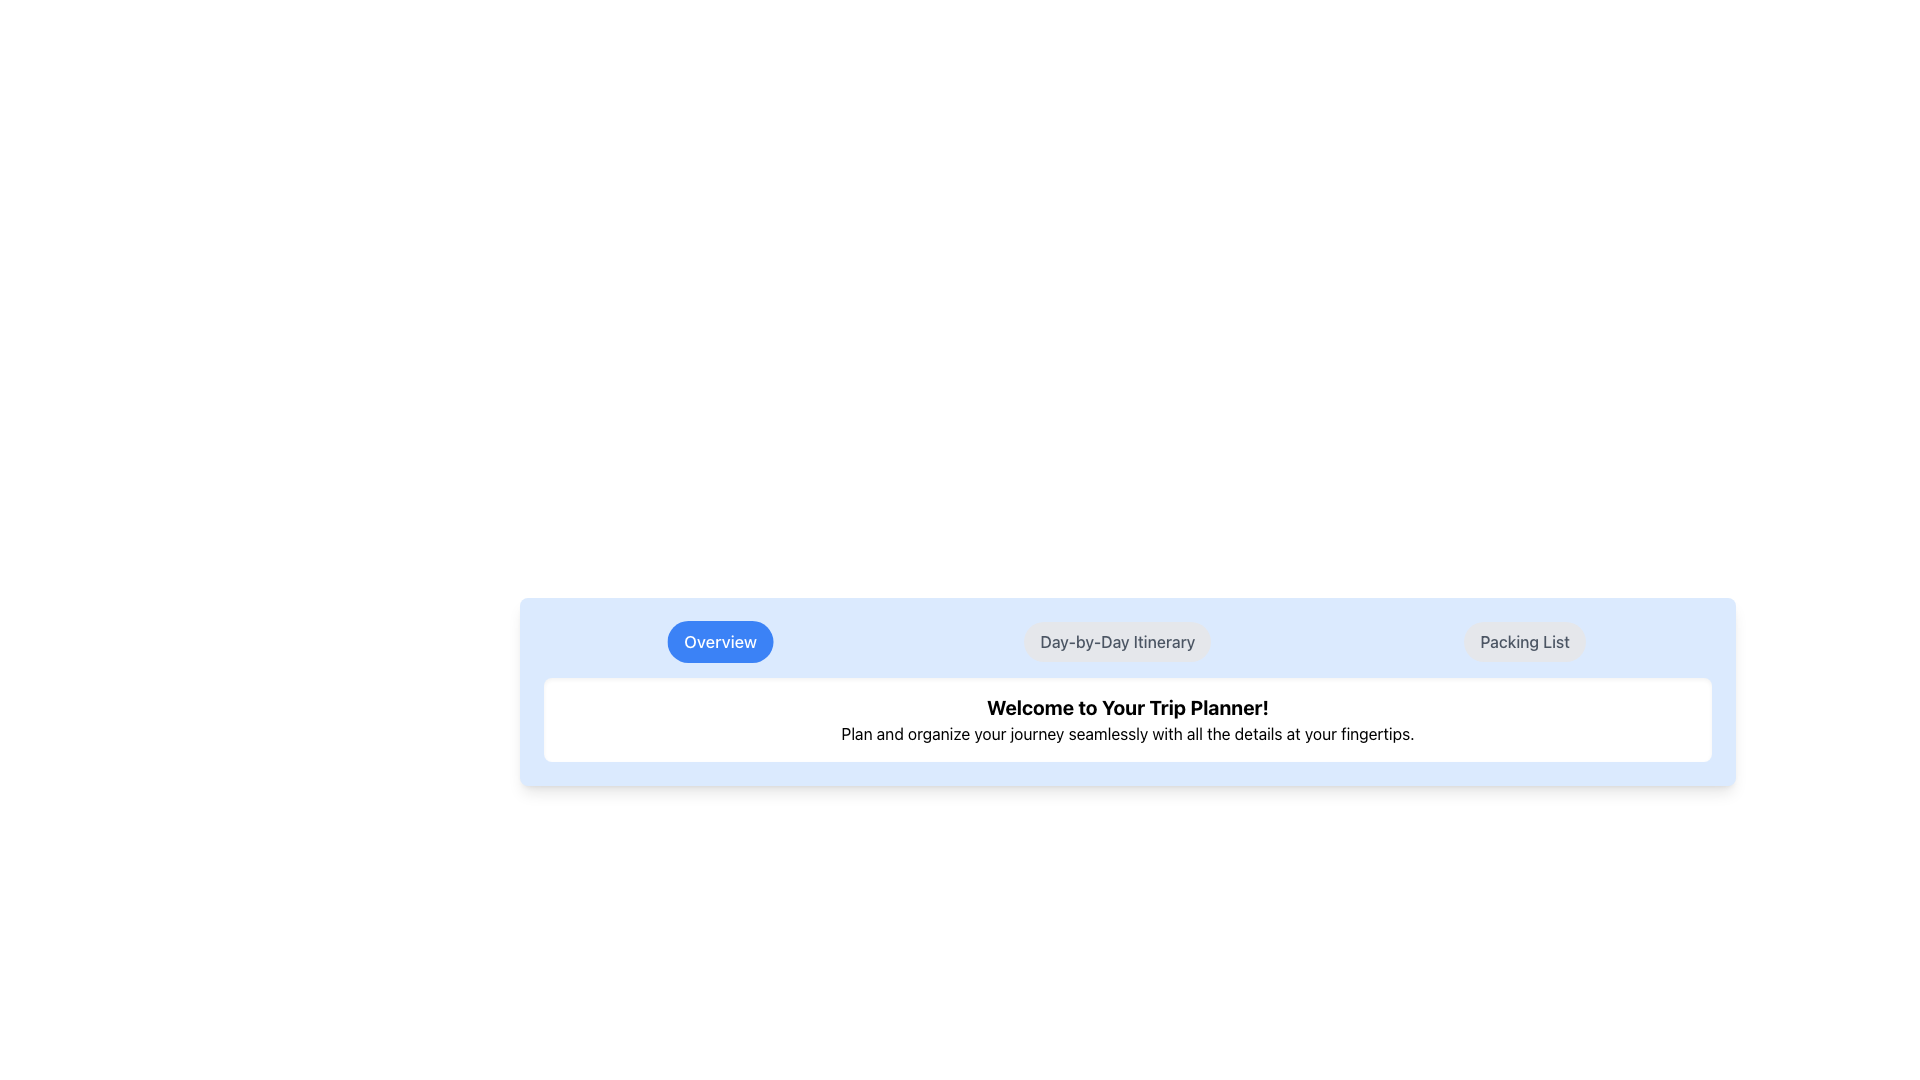  What do you see at coordinates (1128, 641) in the screenshot?
I see `the 'Day-by-Day Itinerary' button in the navigation bar` at bounding box center [1128, 641].